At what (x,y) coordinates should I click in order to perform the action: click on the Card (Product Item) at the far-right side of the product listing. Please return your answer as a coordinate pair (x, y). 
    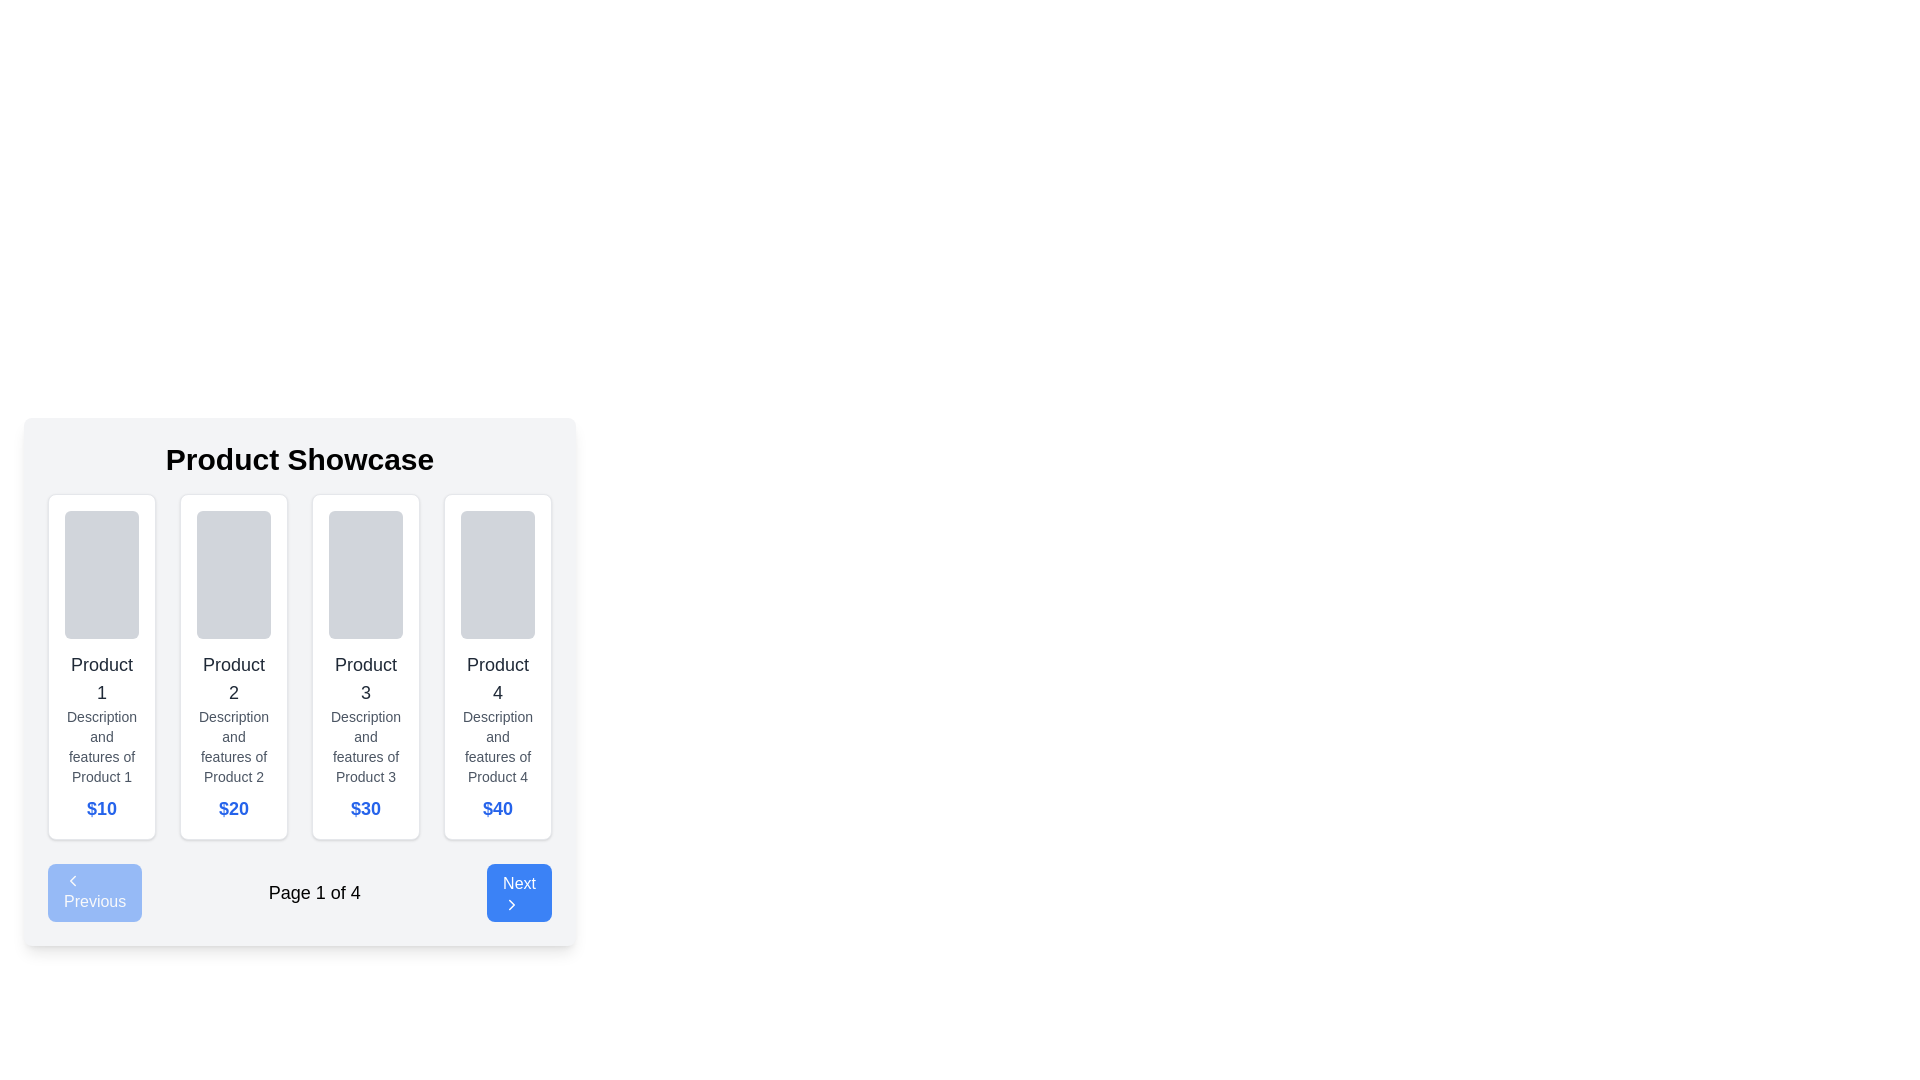
    Looking at the image, I should click on (498, 667).